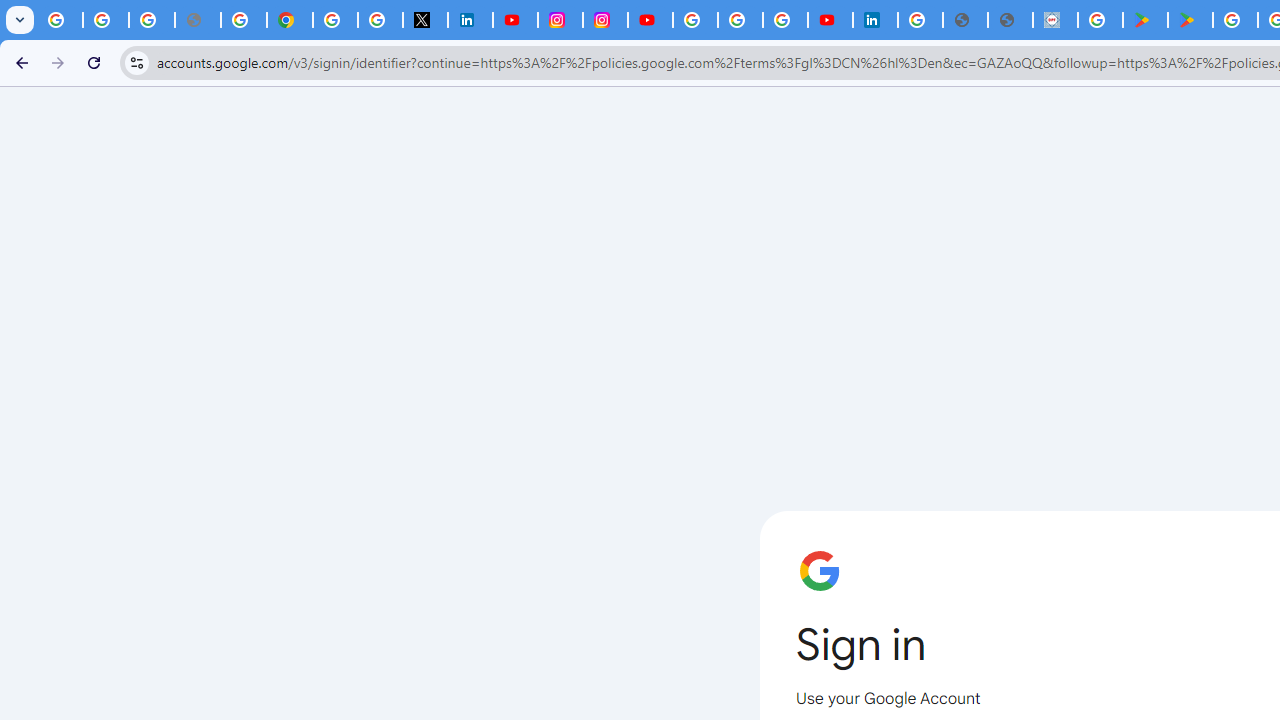 This screenshot has height=720, width=1280. Describe the element at coordinates (919, 20) in the screenshot. I see `'Sign in - Google Accounts'` at that location.